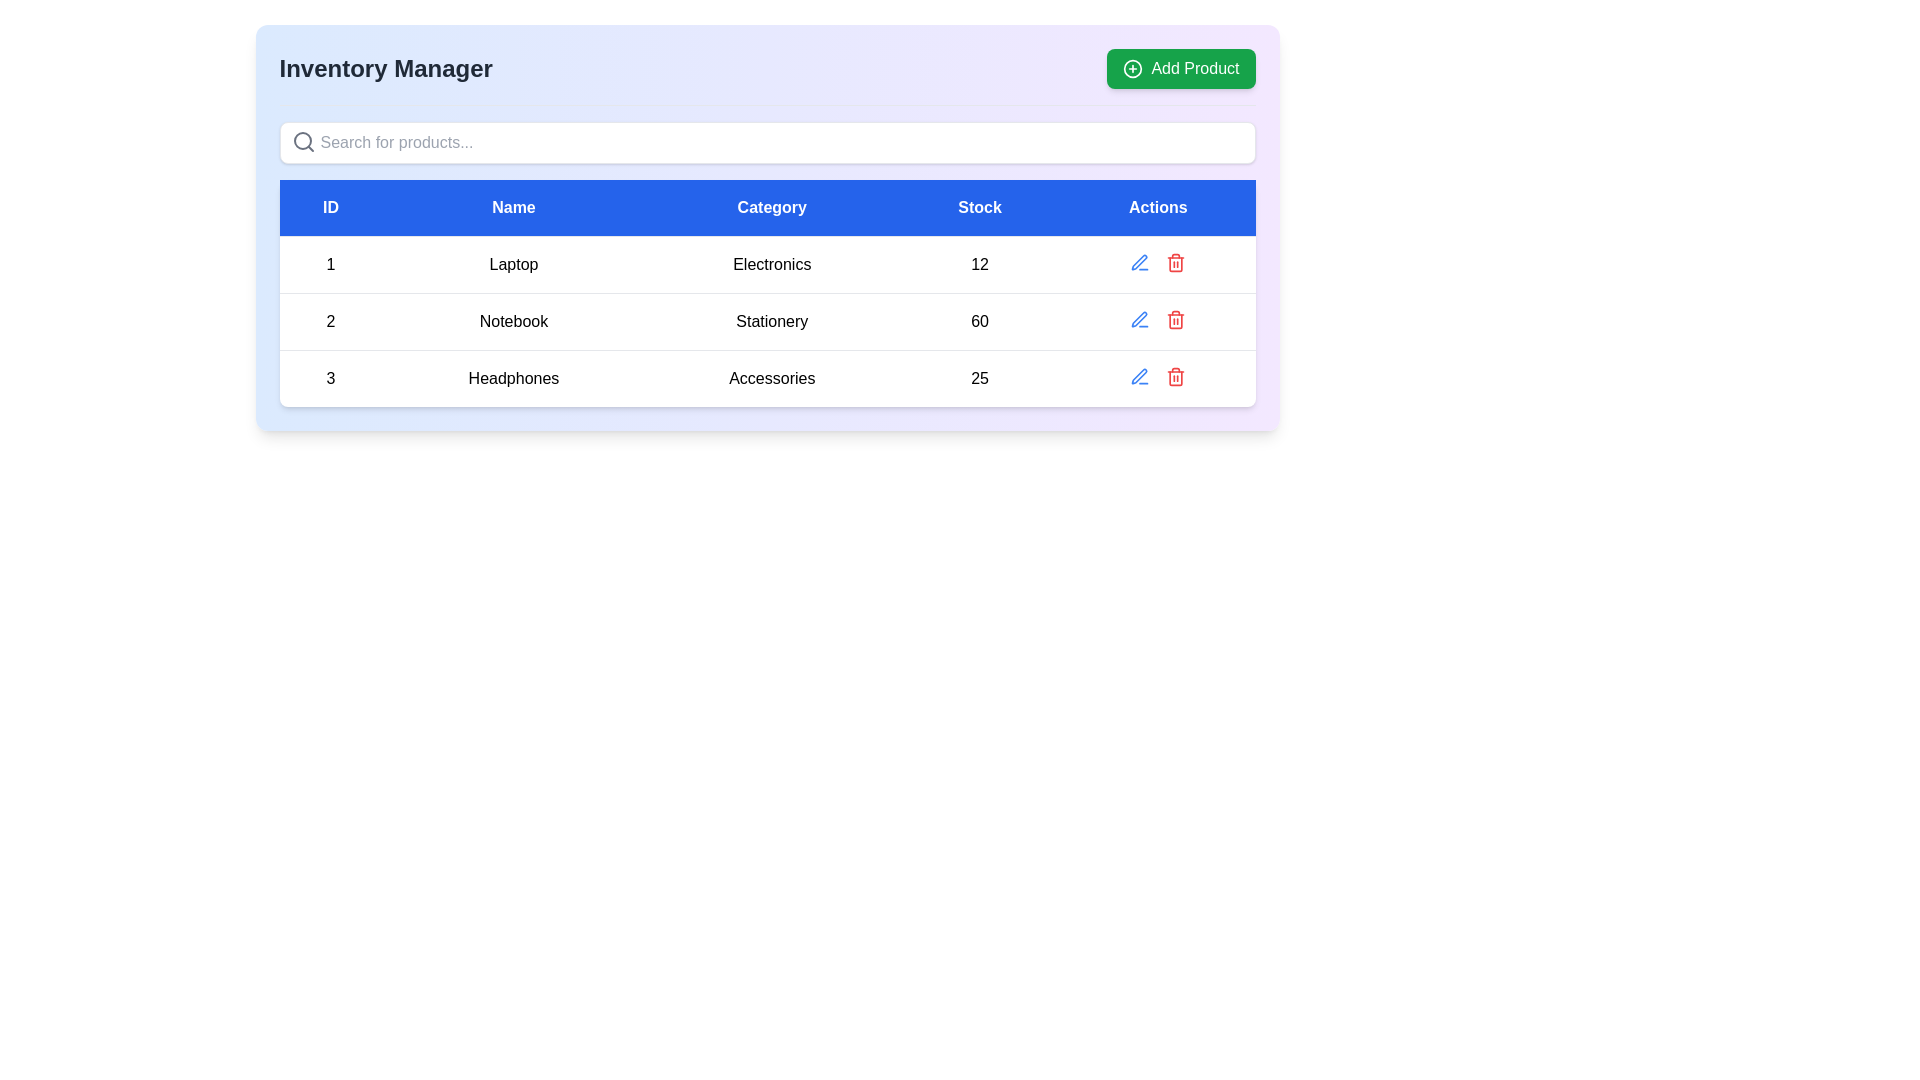 This screenshot has width=1920, height=1080. I want to click on the static text displaying the numeric value '25' in the 'Stock' column of the third row in the table, so click(979, 378).